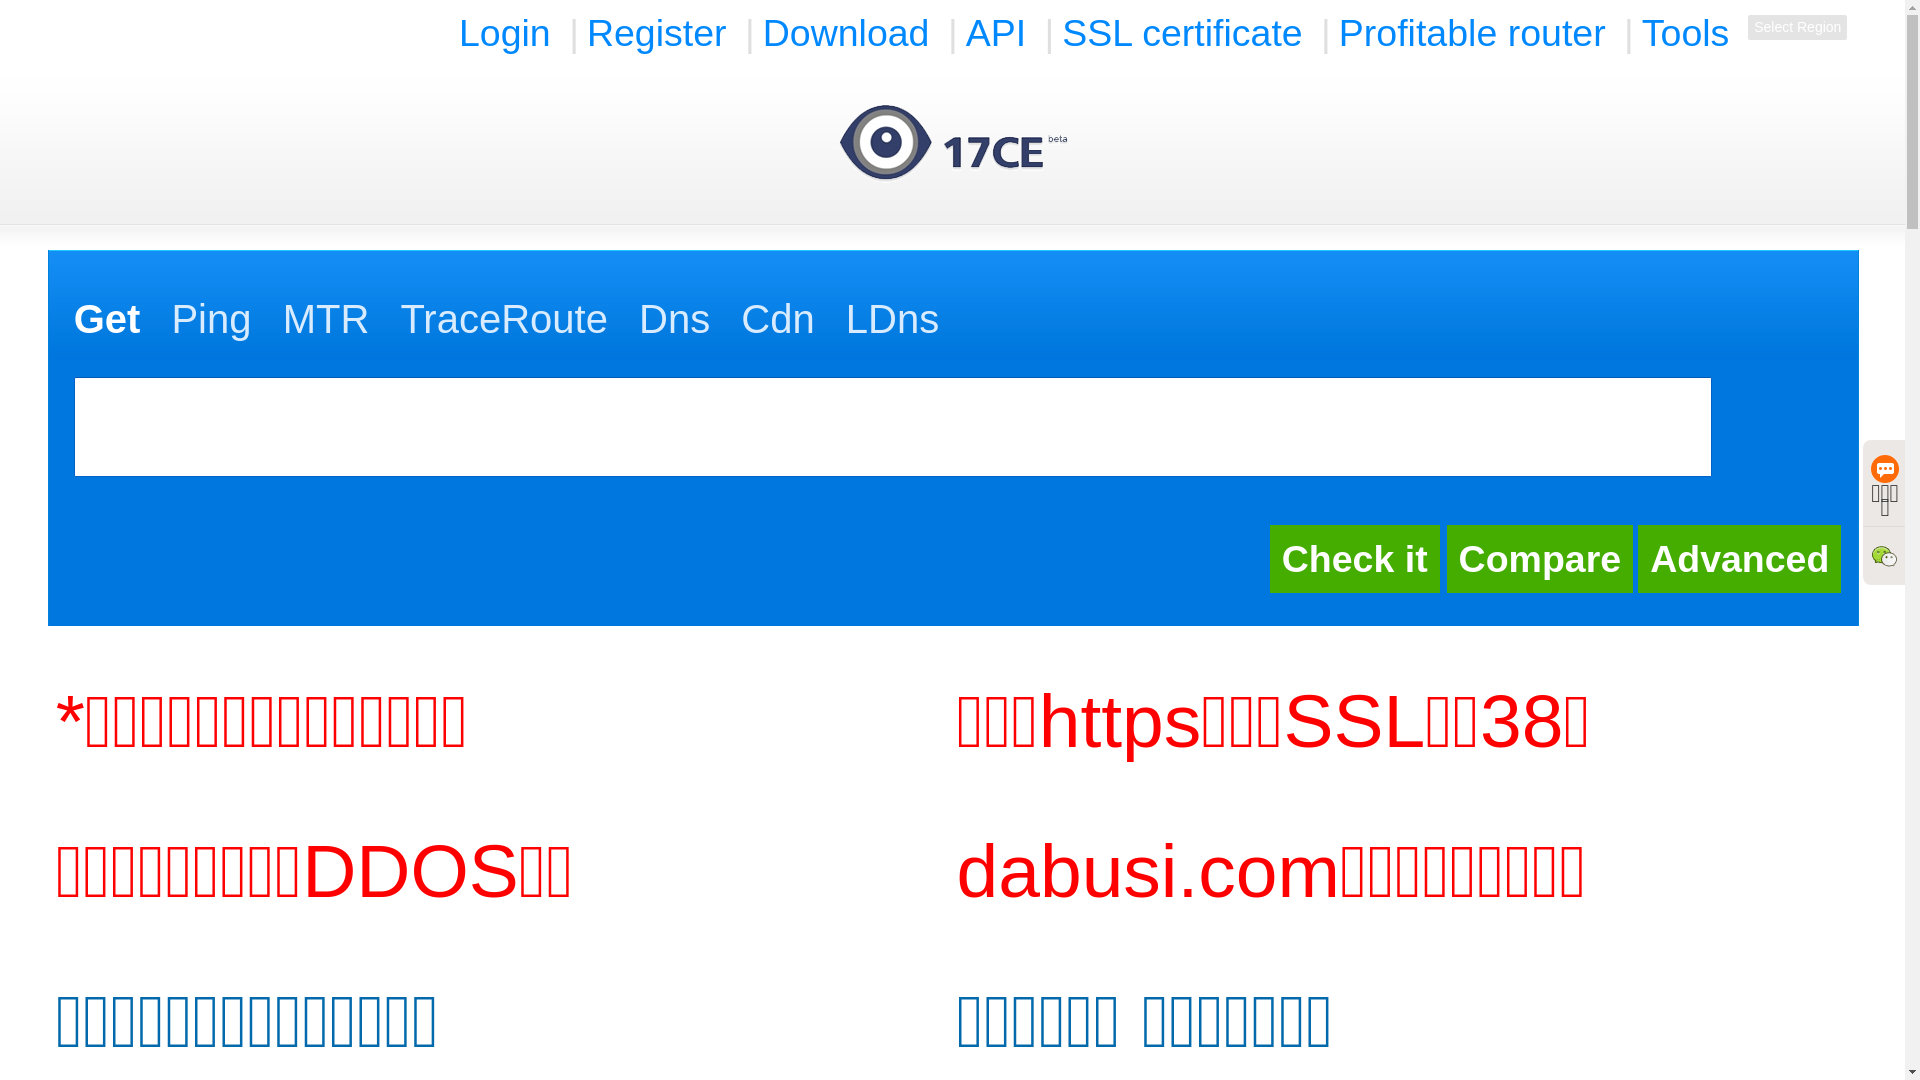 This screenshot has height=1080, width=1920. I want to click on 'Tools', so click(1684, 33).